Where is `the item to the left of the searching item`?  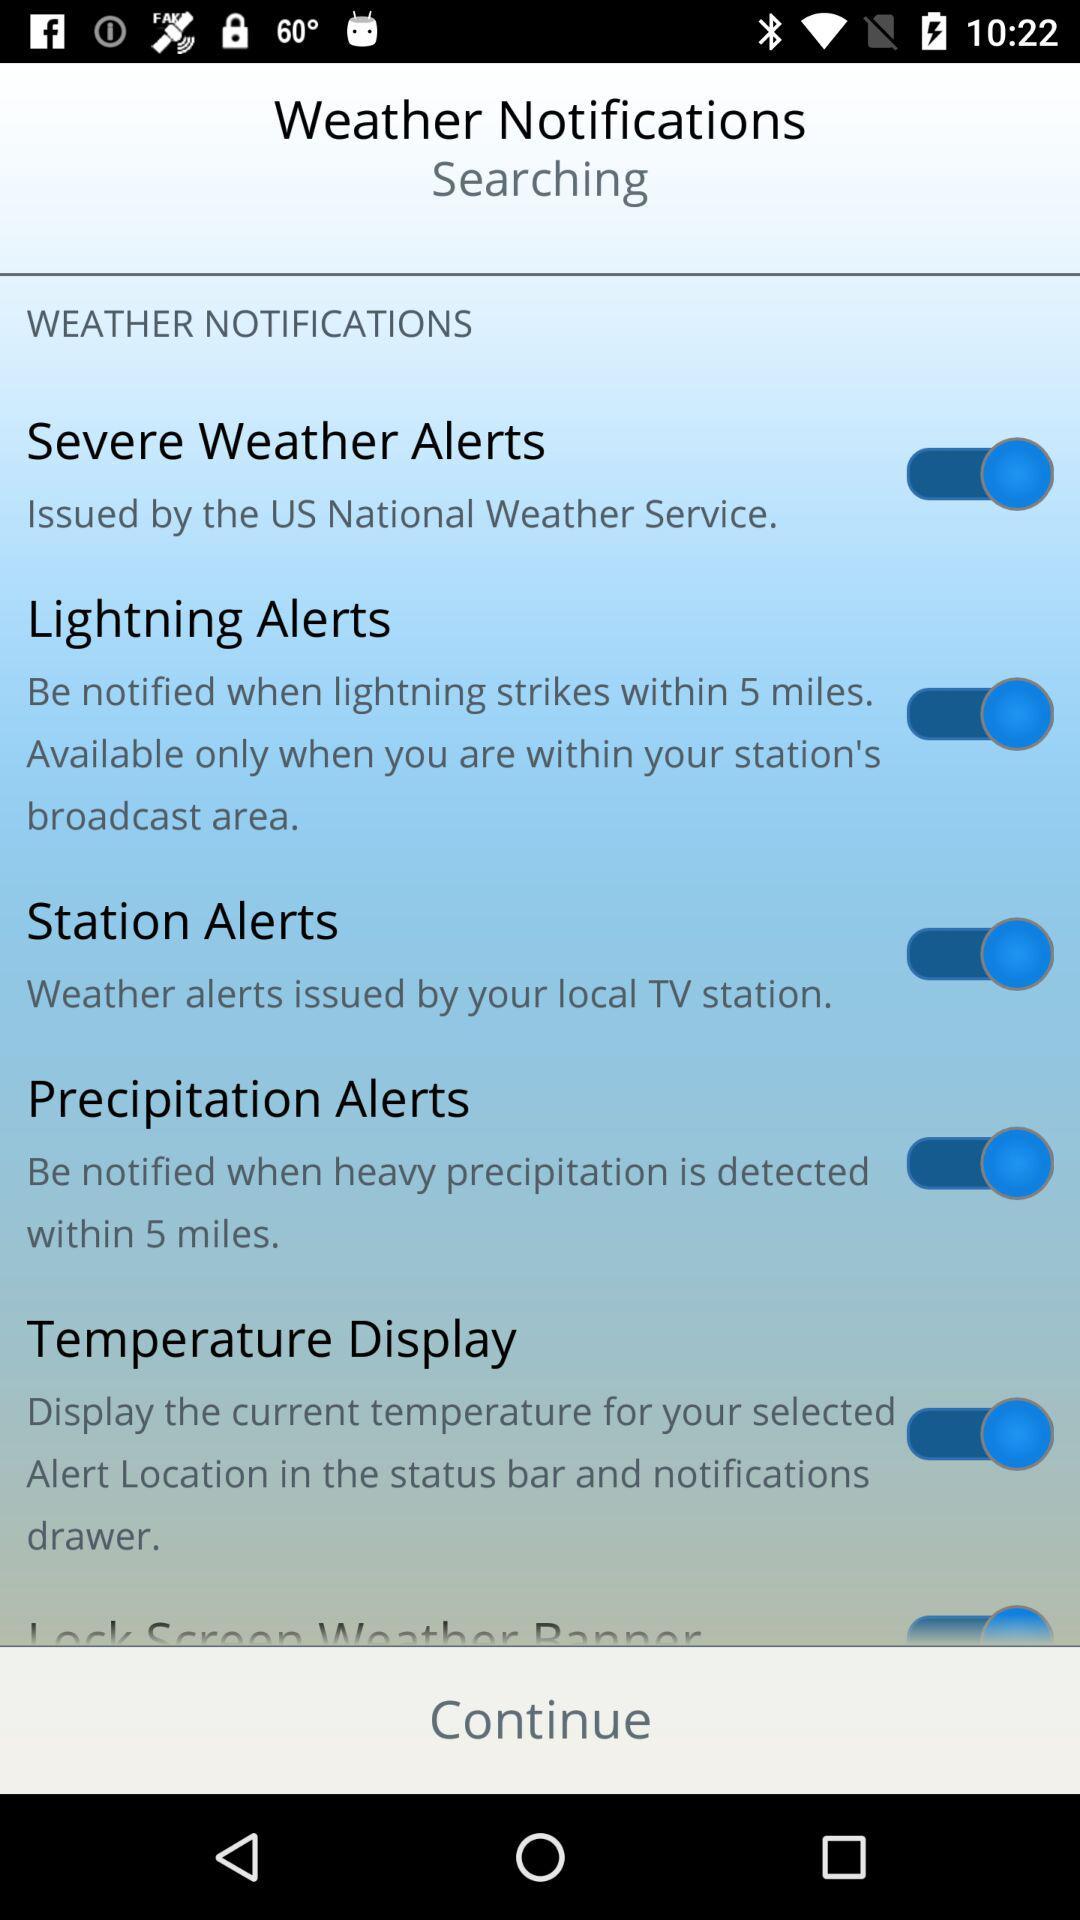
the item to the left of the searching item is located at coordinates (131, 240).